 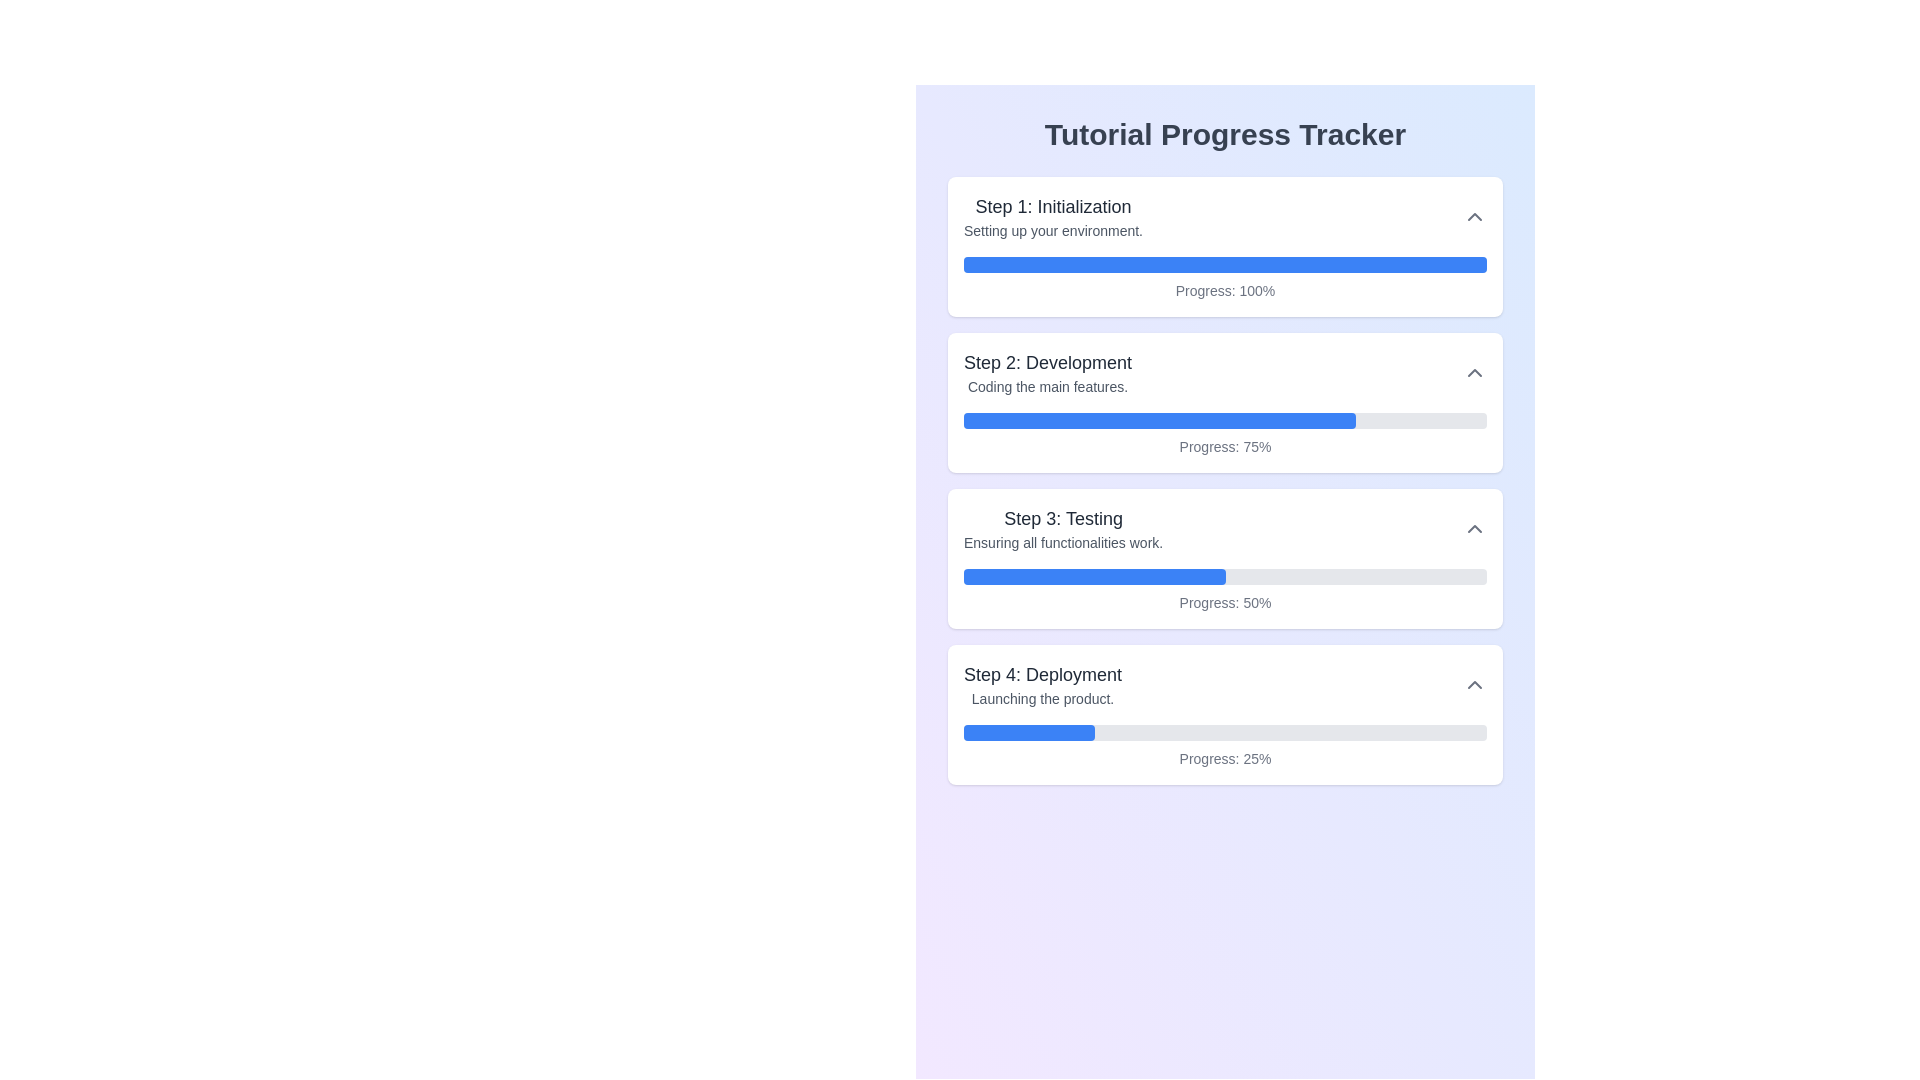 I want to click on the text label that reads 'Ensuring all functionalities work.' located below 'Step 3: Testing' in the tutorial progress tracker interface, so click(x=1062, y=543).